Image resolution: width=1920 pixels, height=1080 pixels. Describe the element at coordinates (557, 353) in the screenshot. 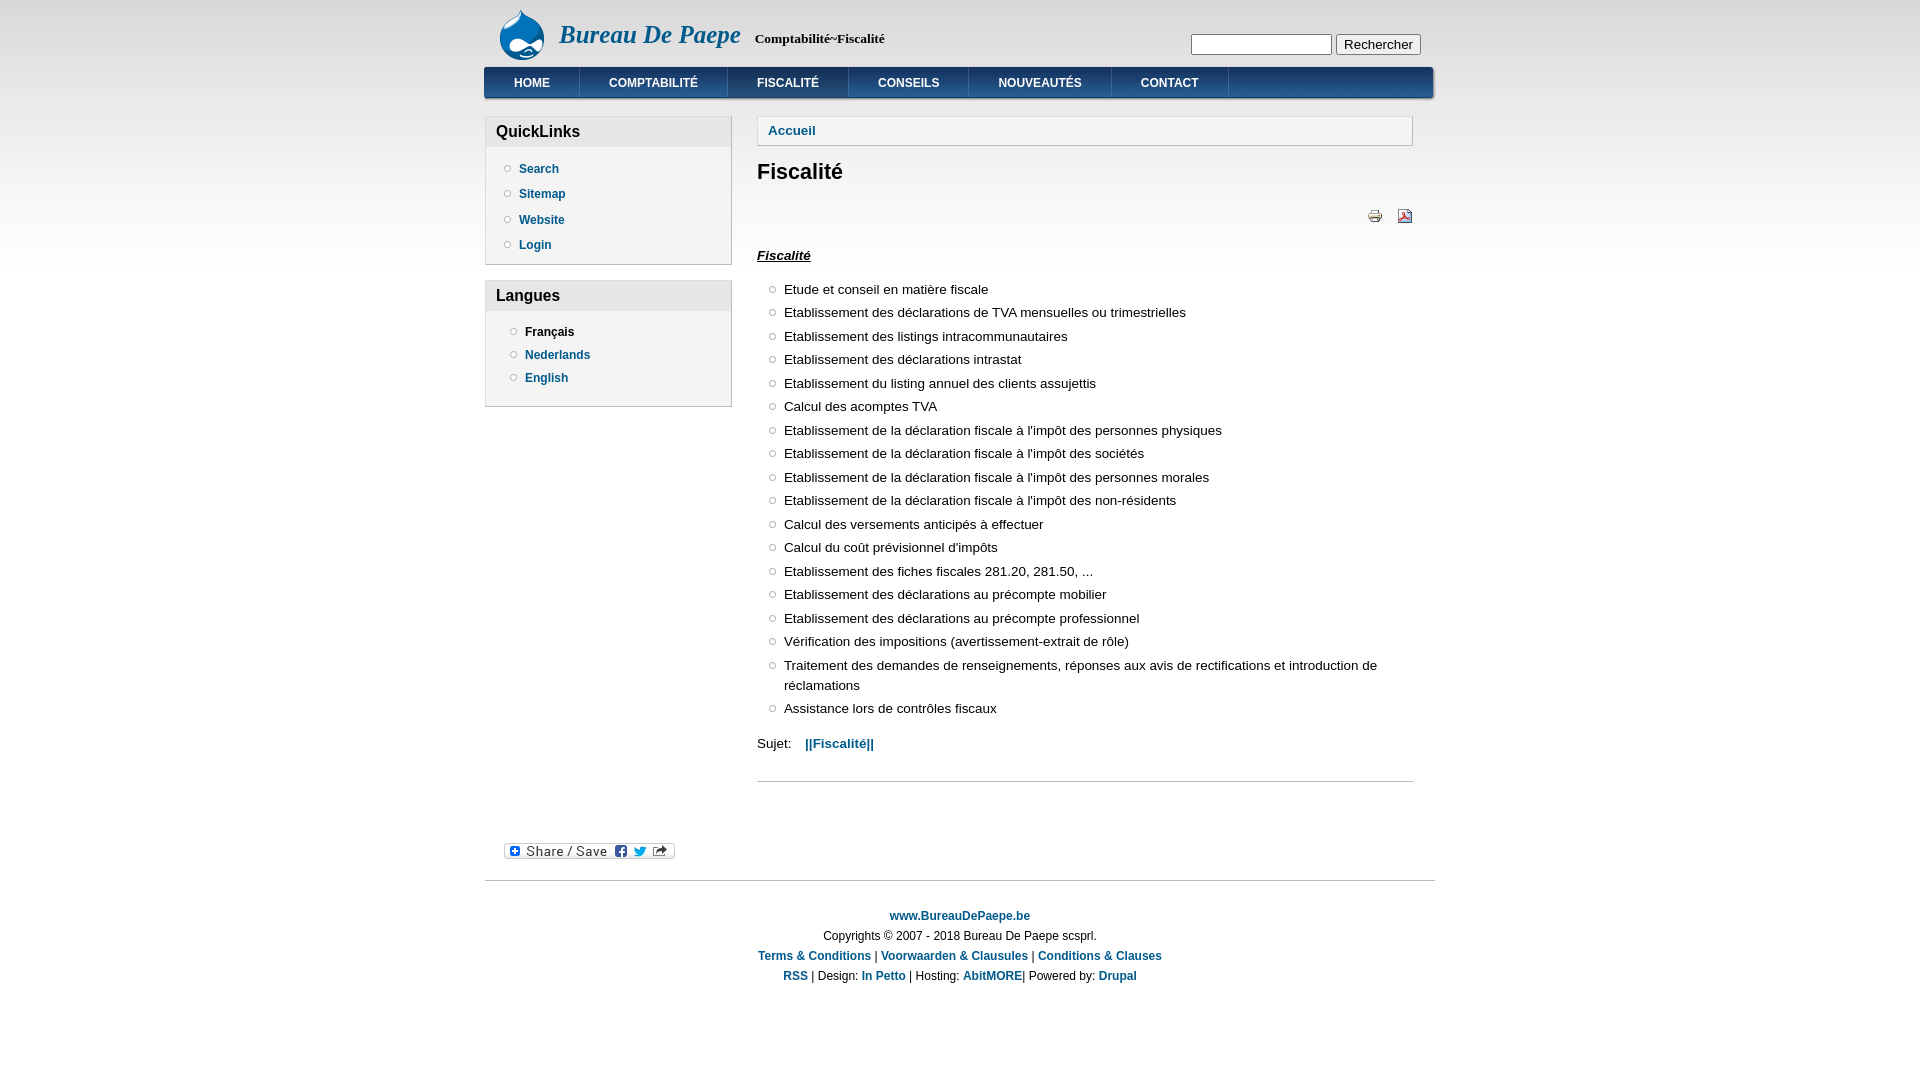

I see `'Nederlands'` at that location.